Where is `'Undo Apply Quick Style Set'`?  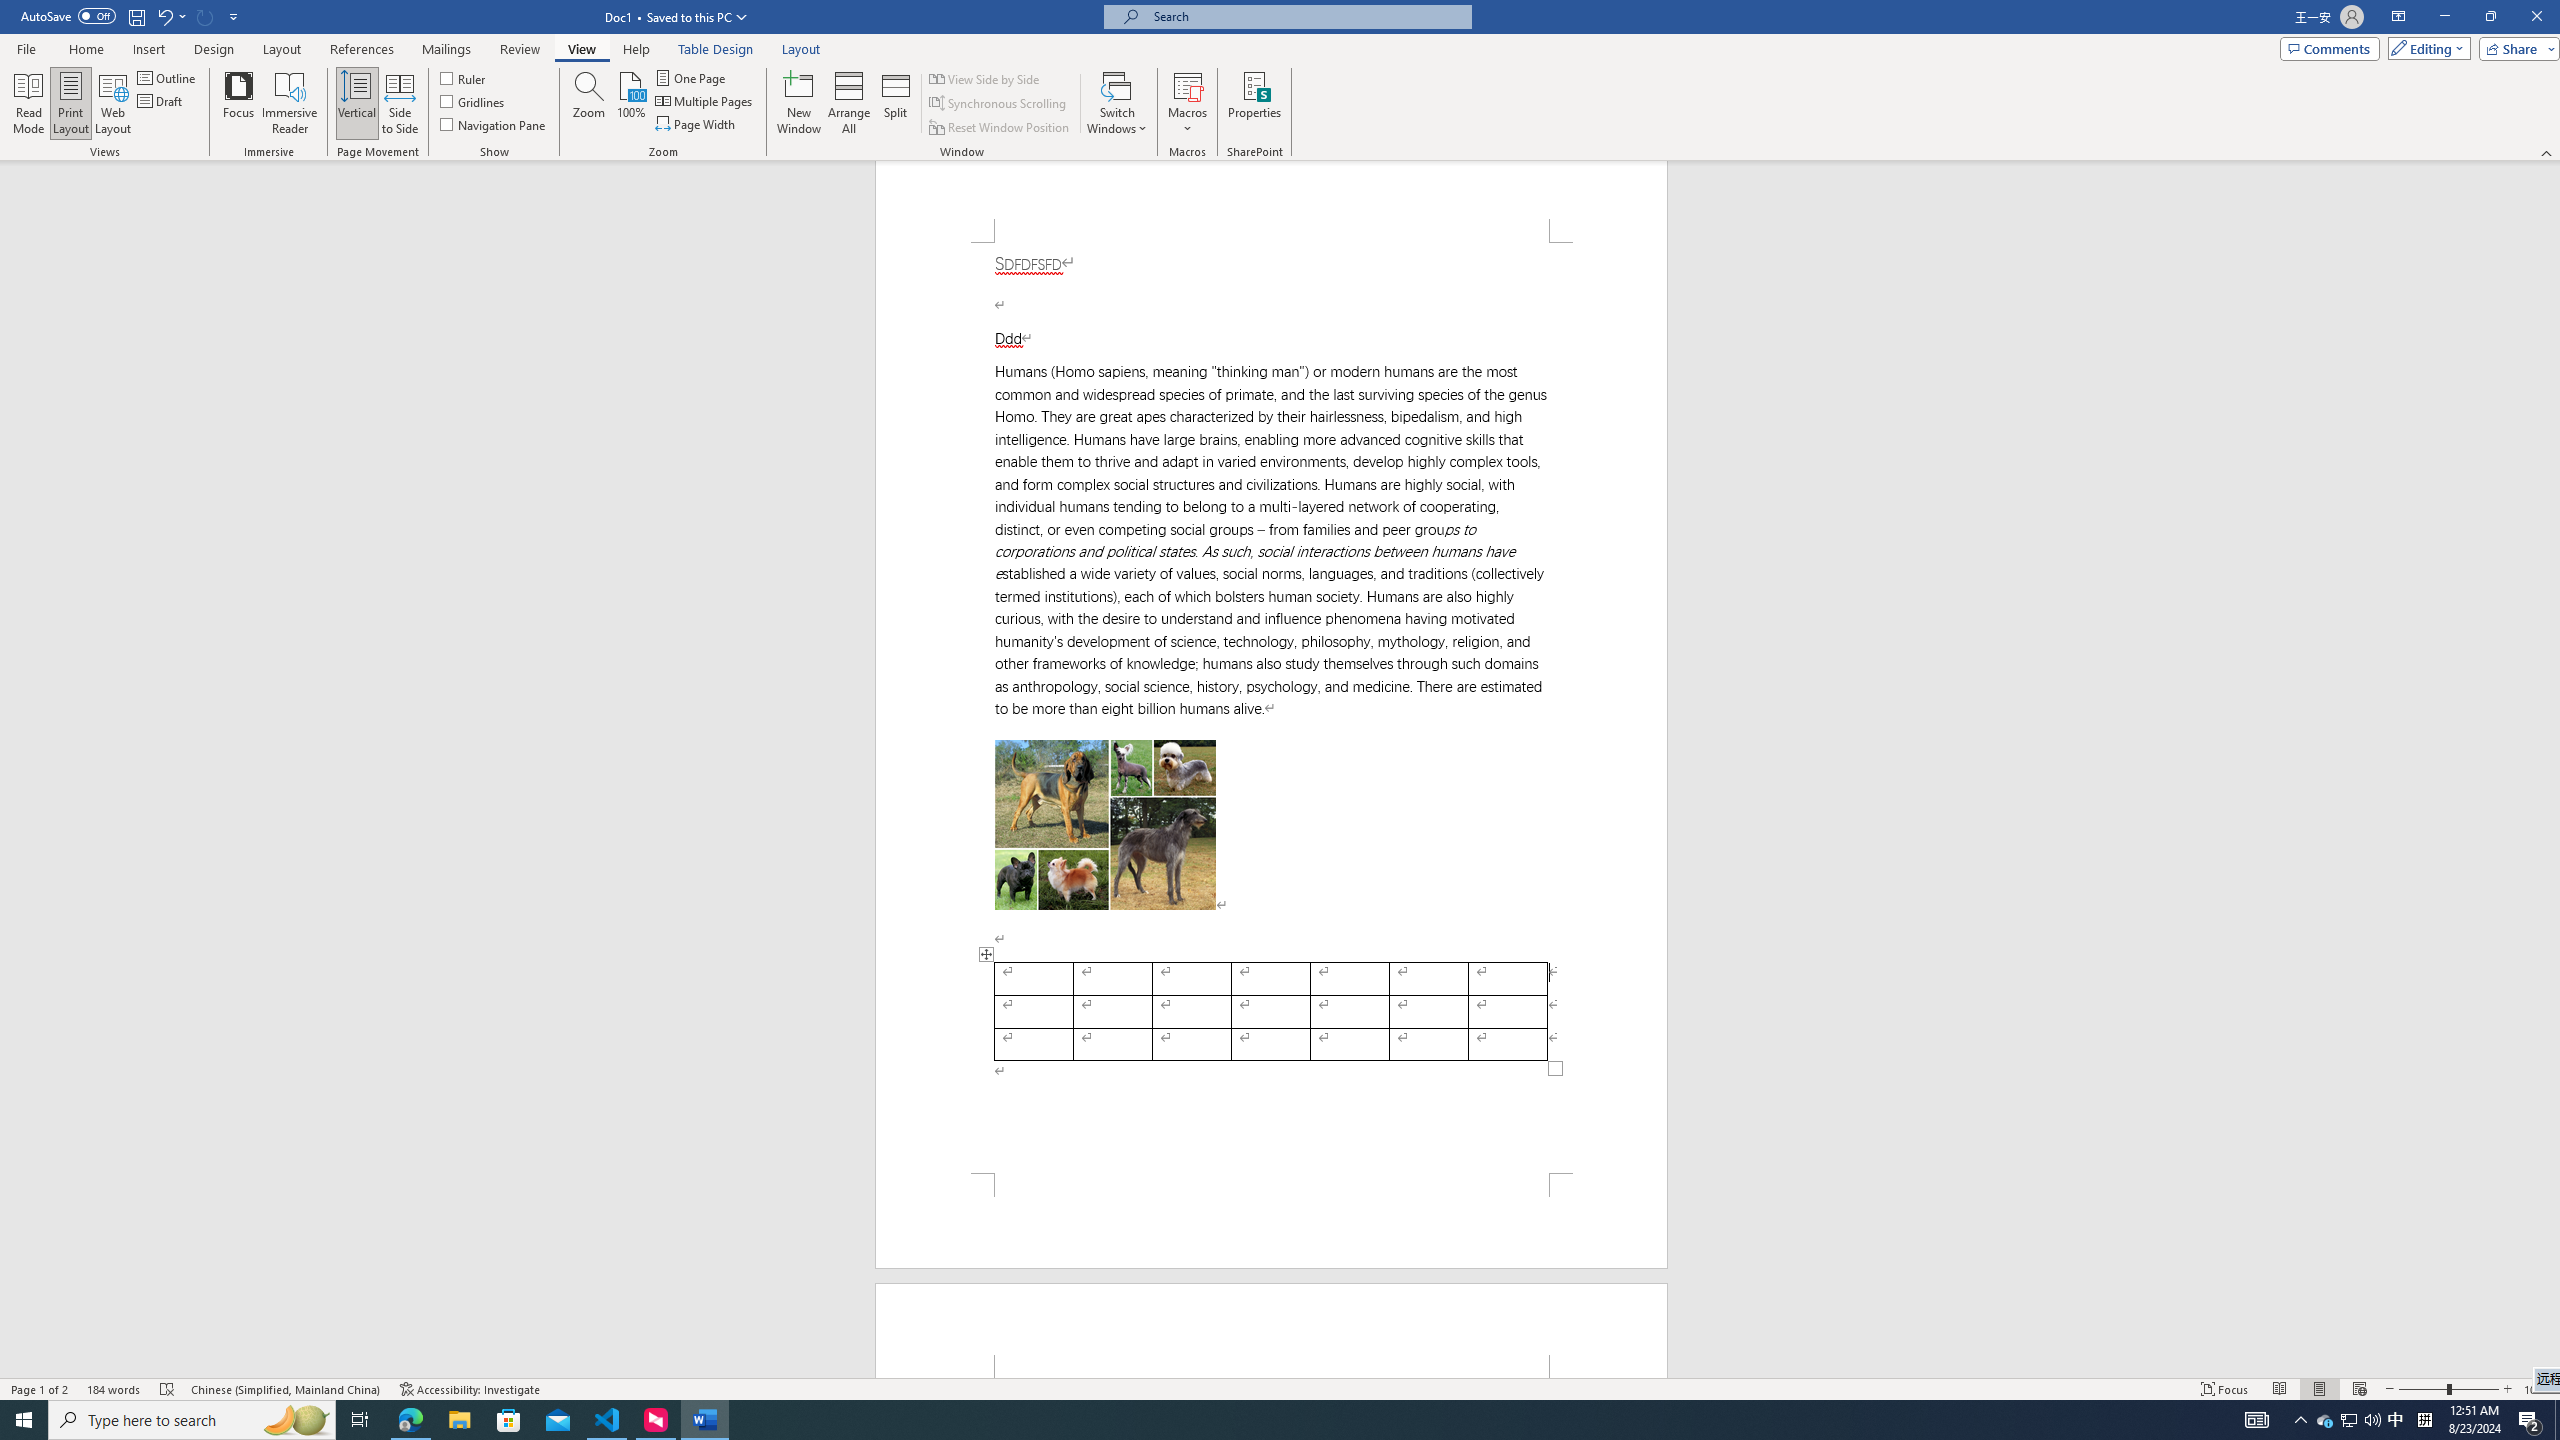
'Undo Apply Quick Style Set' is located at coordinates (170, 15).